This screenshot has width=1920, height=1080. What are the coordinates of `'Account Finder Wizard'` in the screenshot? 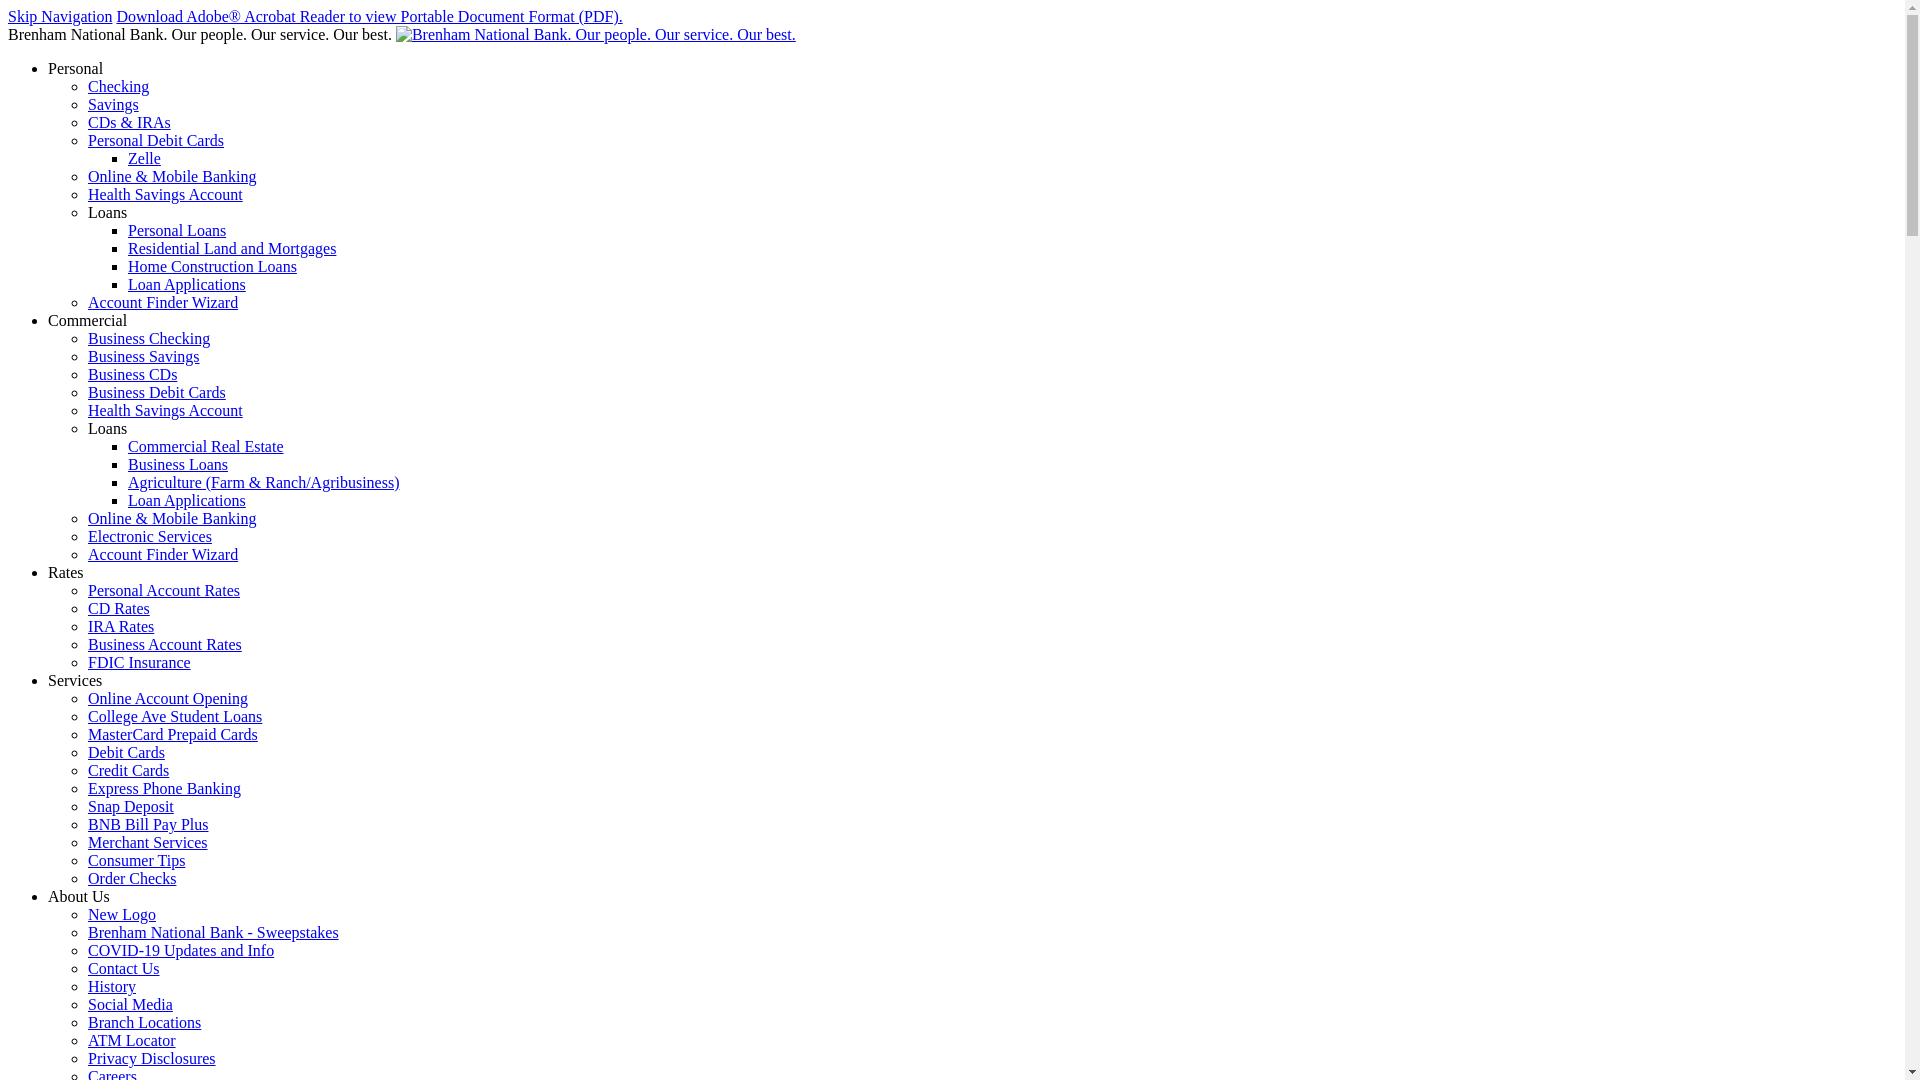 It's located at (163, 554).